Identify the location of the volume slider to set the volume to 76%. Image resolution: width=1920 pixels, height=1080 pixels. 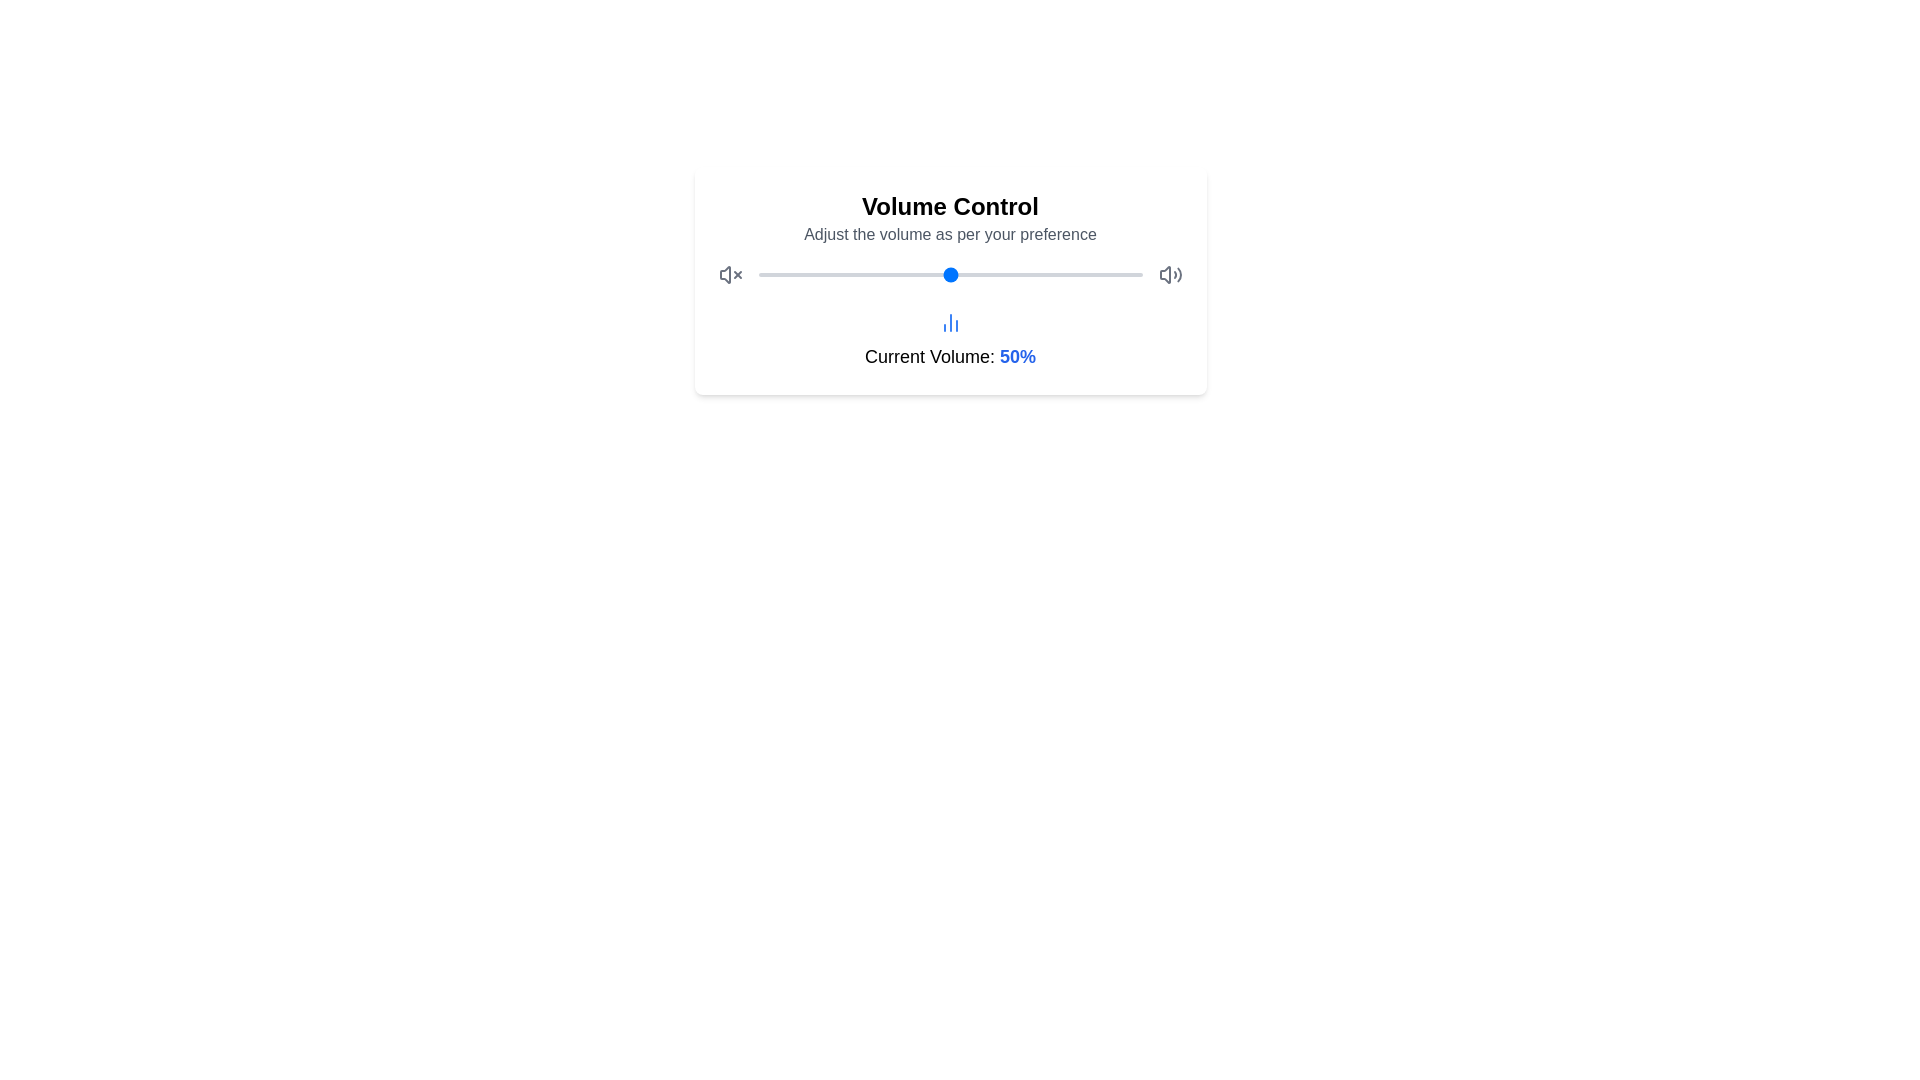
(1049, 274).